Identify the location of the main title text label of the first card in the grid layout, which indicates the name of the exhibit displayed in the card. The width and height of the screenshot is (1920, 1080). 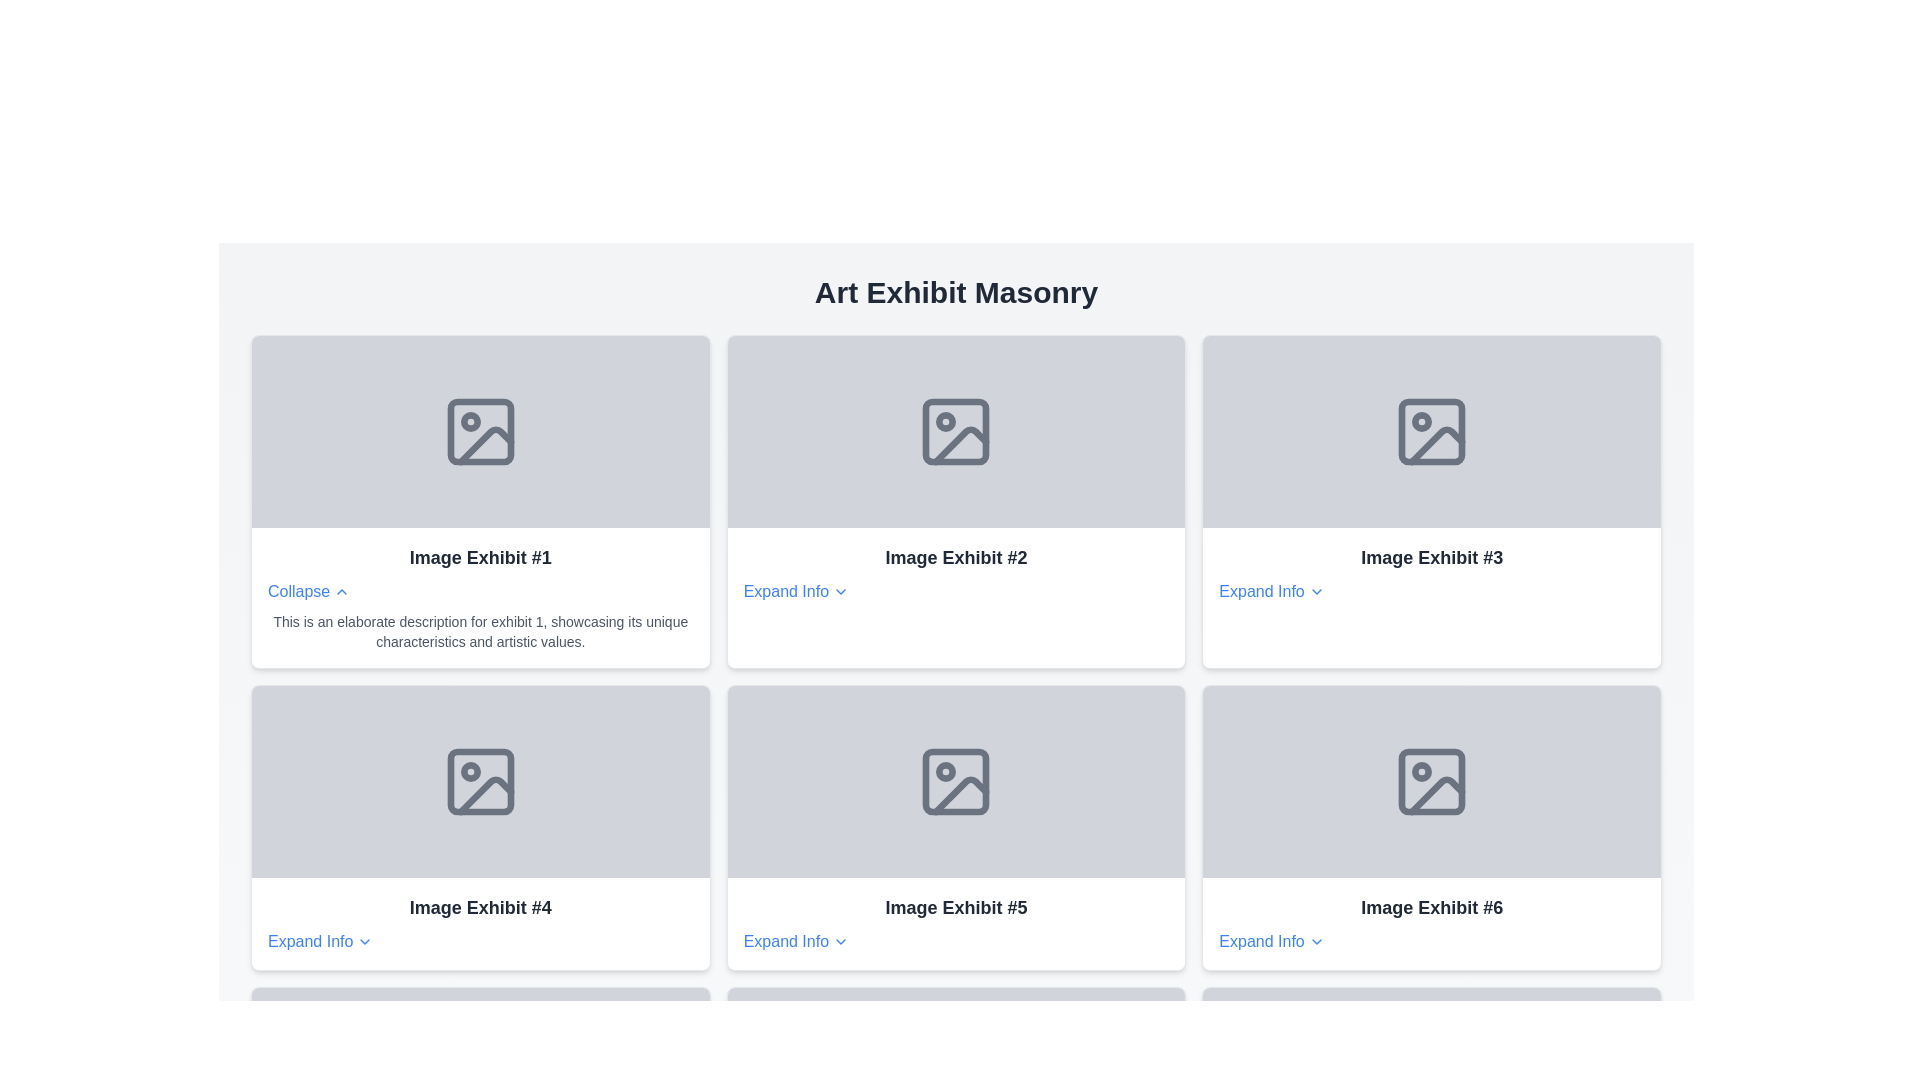
(480, 558).